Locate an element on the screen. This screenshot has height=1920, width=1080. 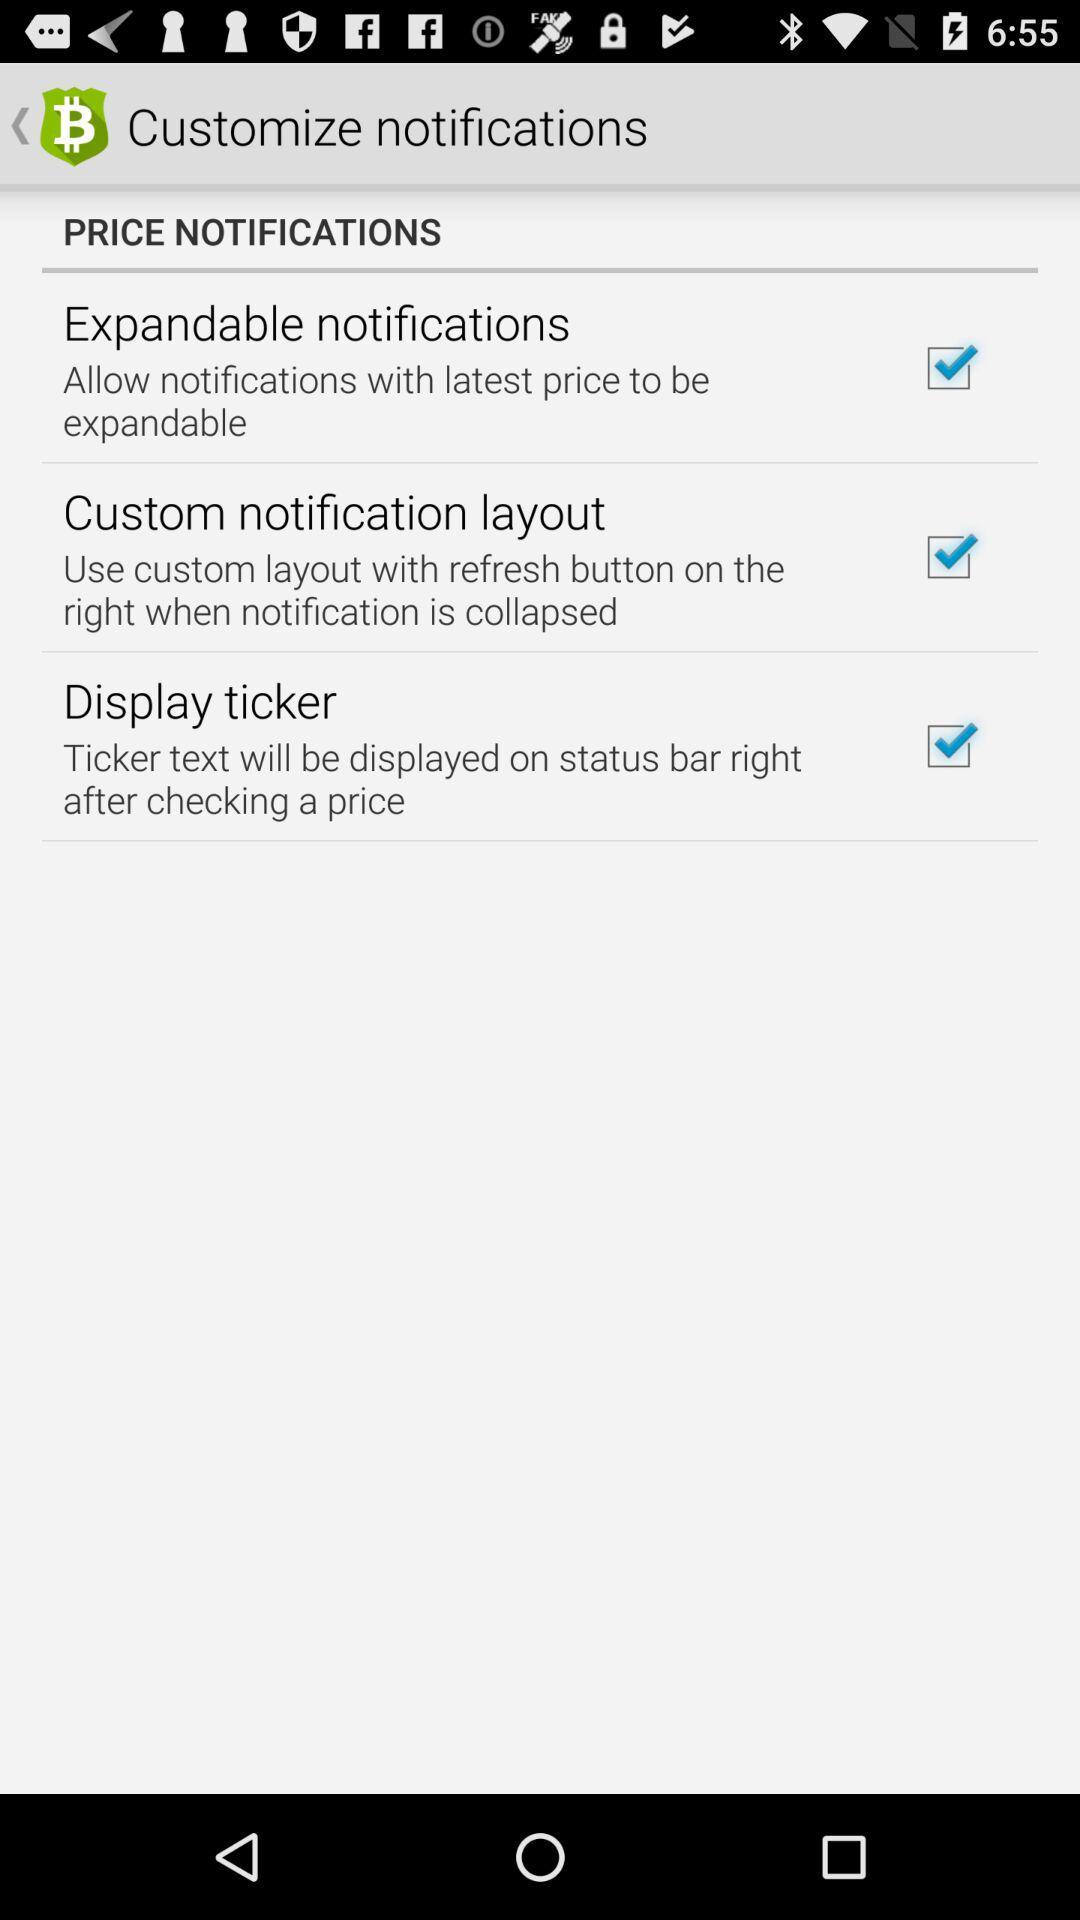
ticker text will icon is located at coordinates (463, 777).